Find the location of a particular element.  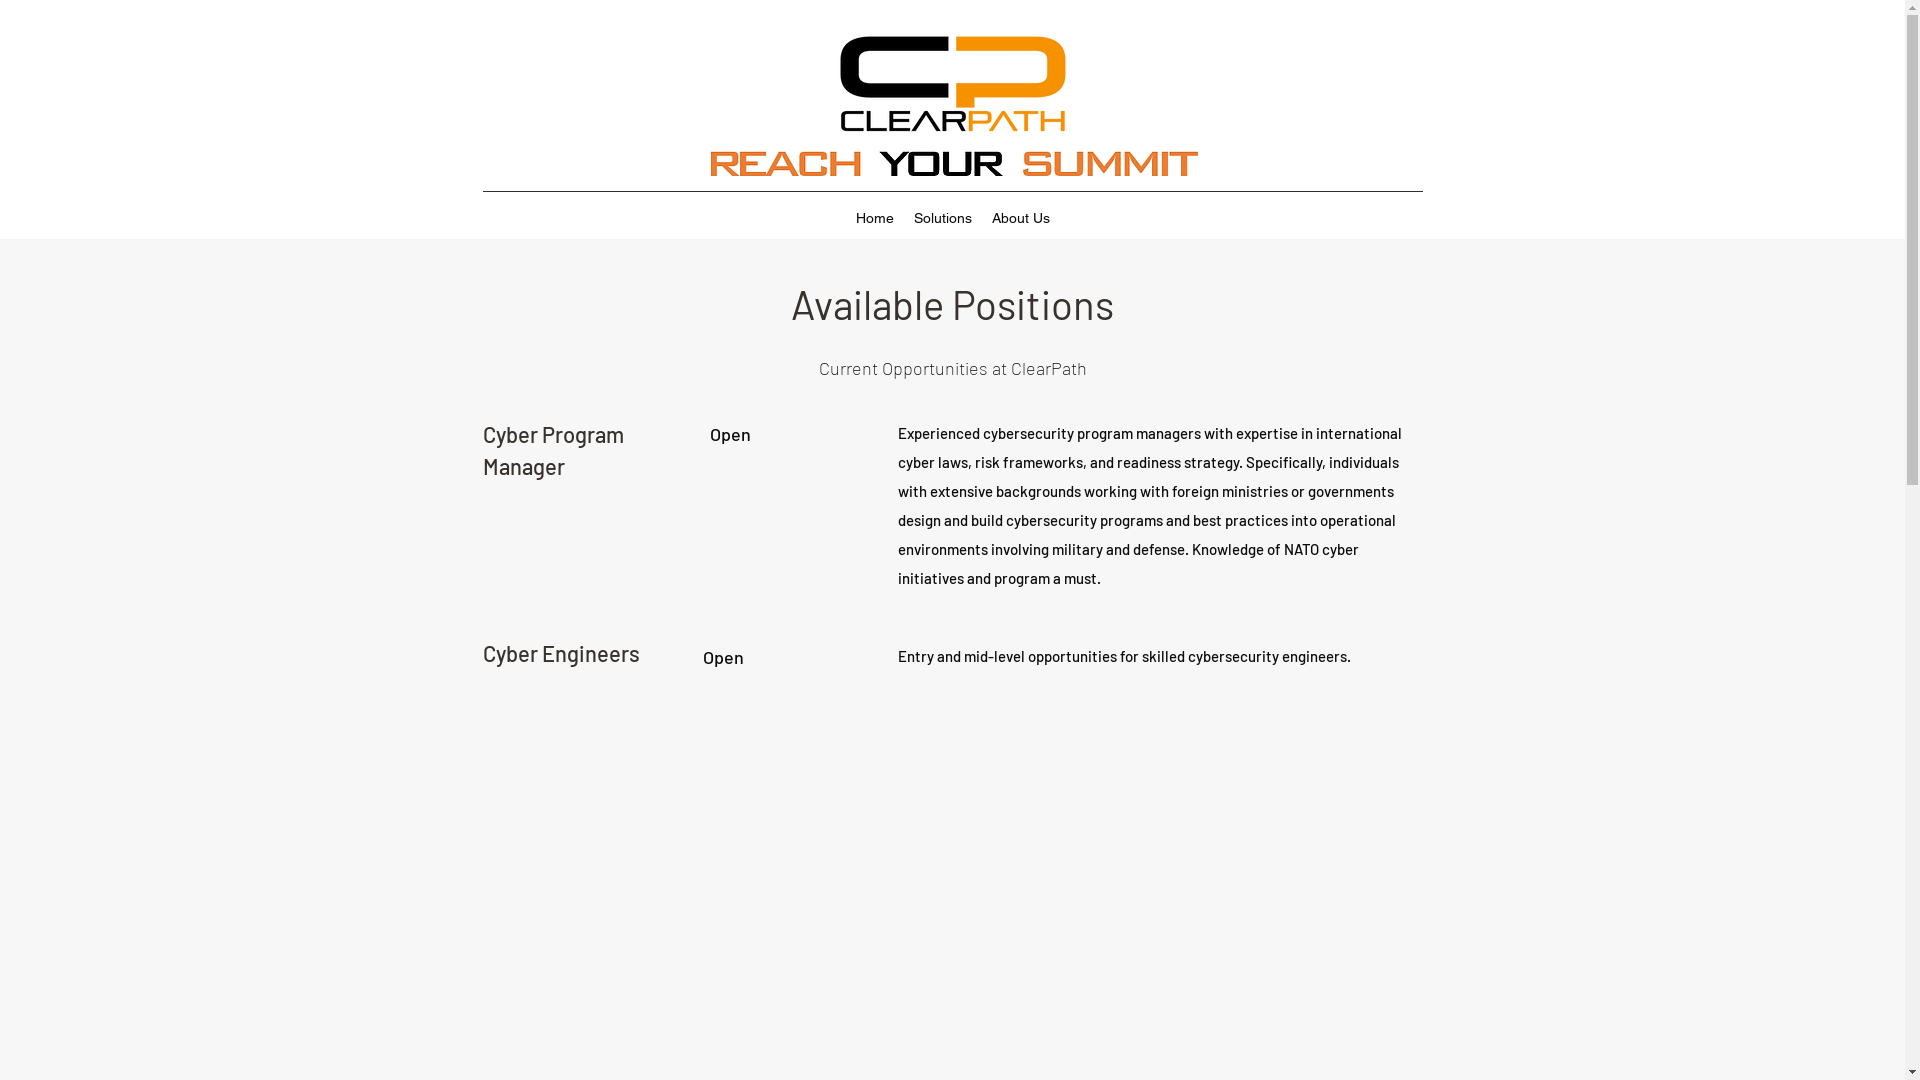

'About Us' is located at coordinates (1021, 218).